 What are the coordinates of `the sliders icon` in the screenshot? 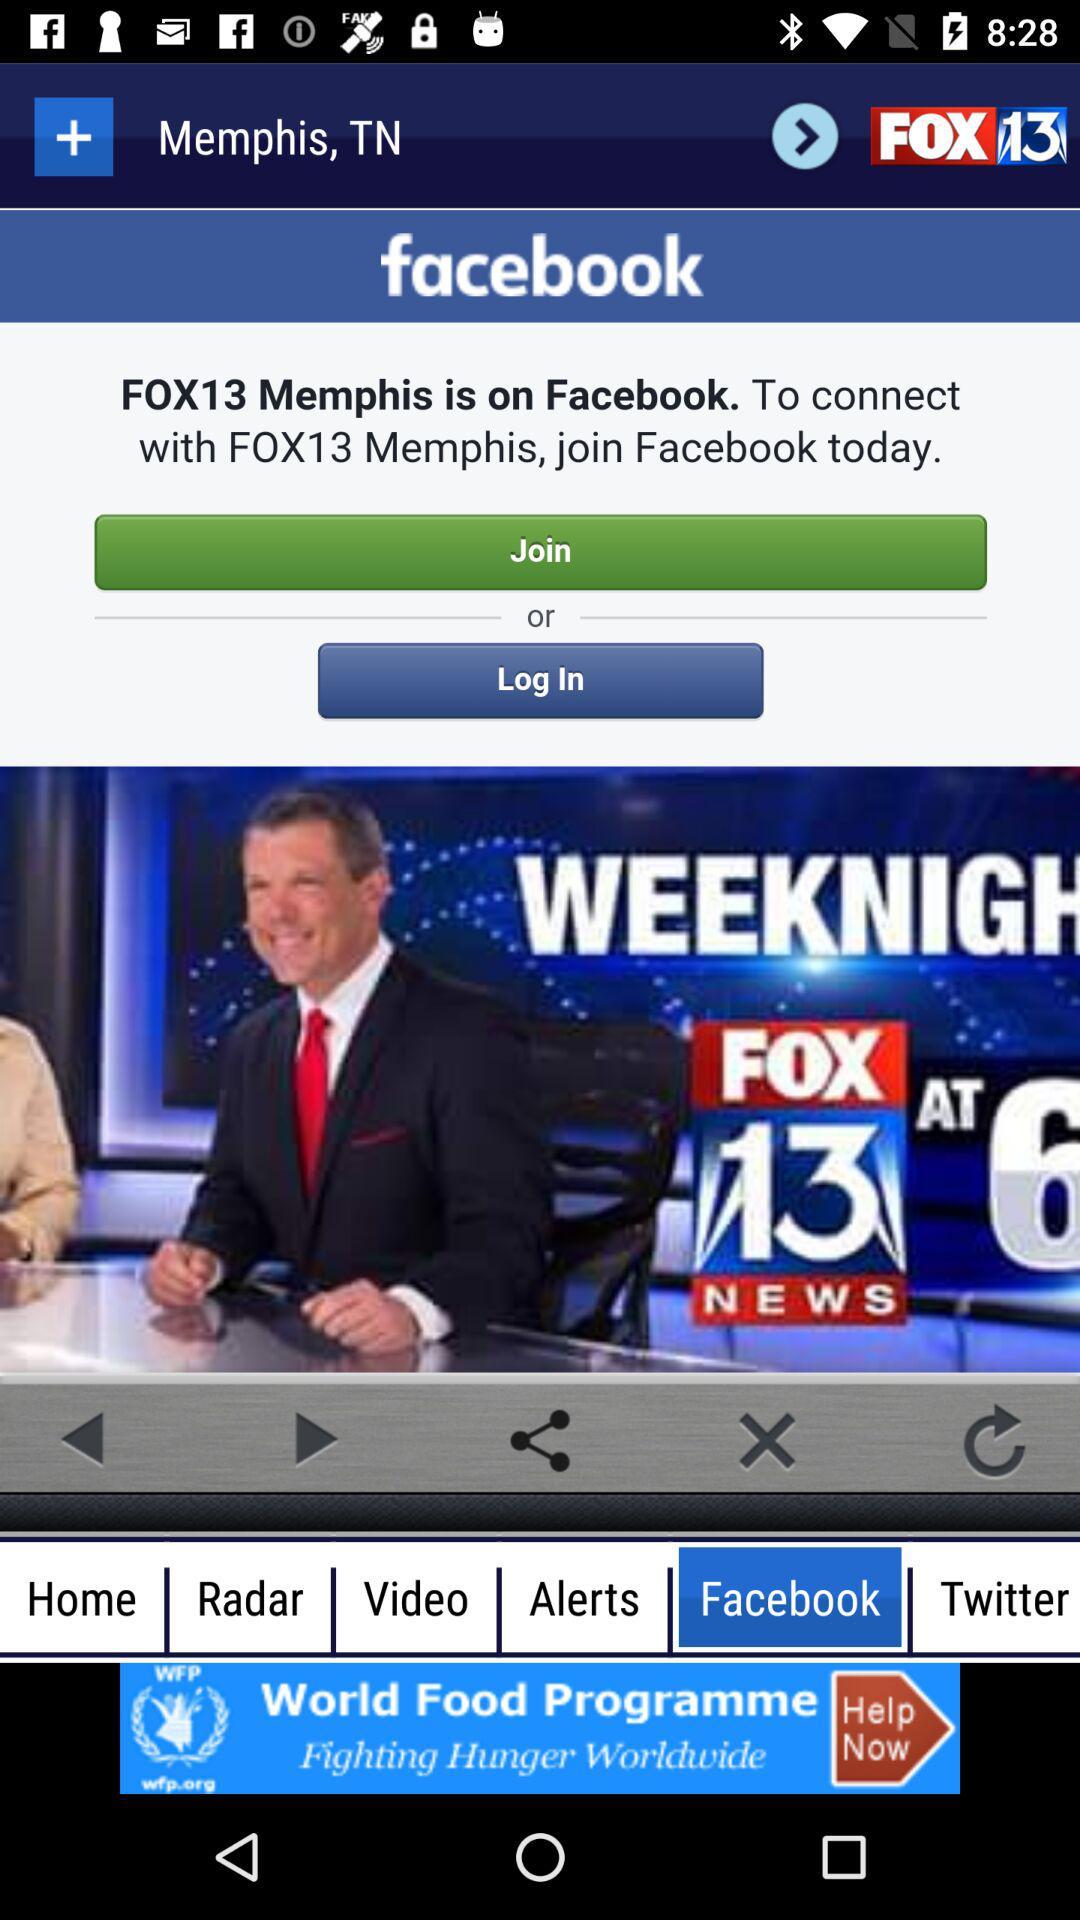 It's located at (967, 135).